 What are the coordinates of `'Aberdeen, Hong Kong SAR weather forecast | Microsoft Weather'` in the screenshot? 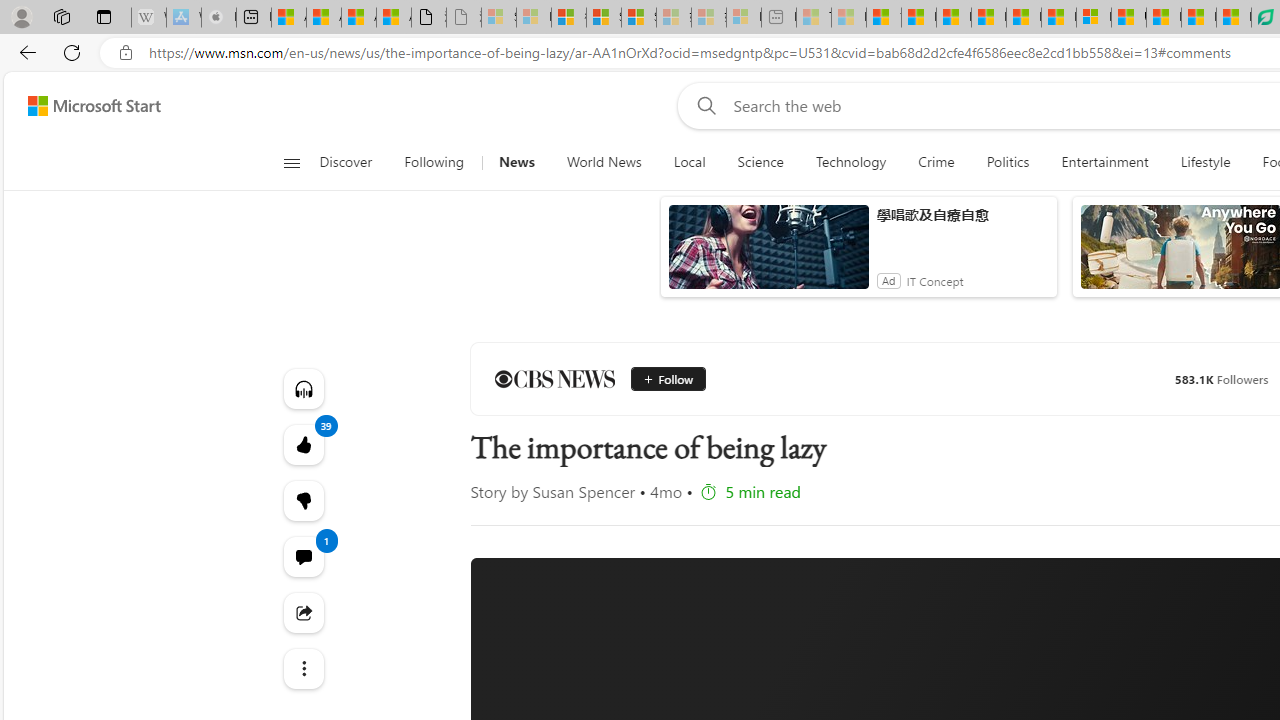 It's located at (323, 17).